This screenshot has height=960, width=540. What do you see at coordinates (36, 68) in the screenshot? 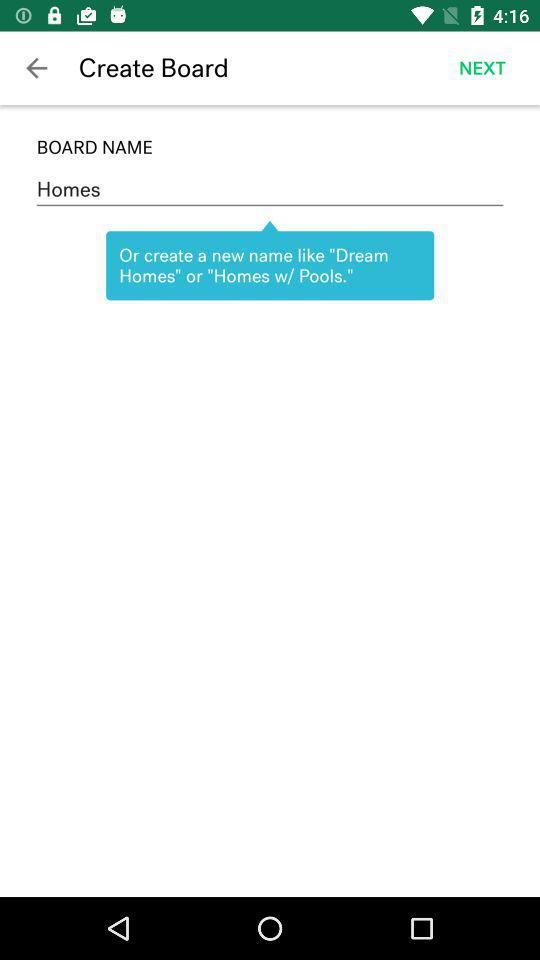
I see `the icon above board name` at bounding box center [36, 68].